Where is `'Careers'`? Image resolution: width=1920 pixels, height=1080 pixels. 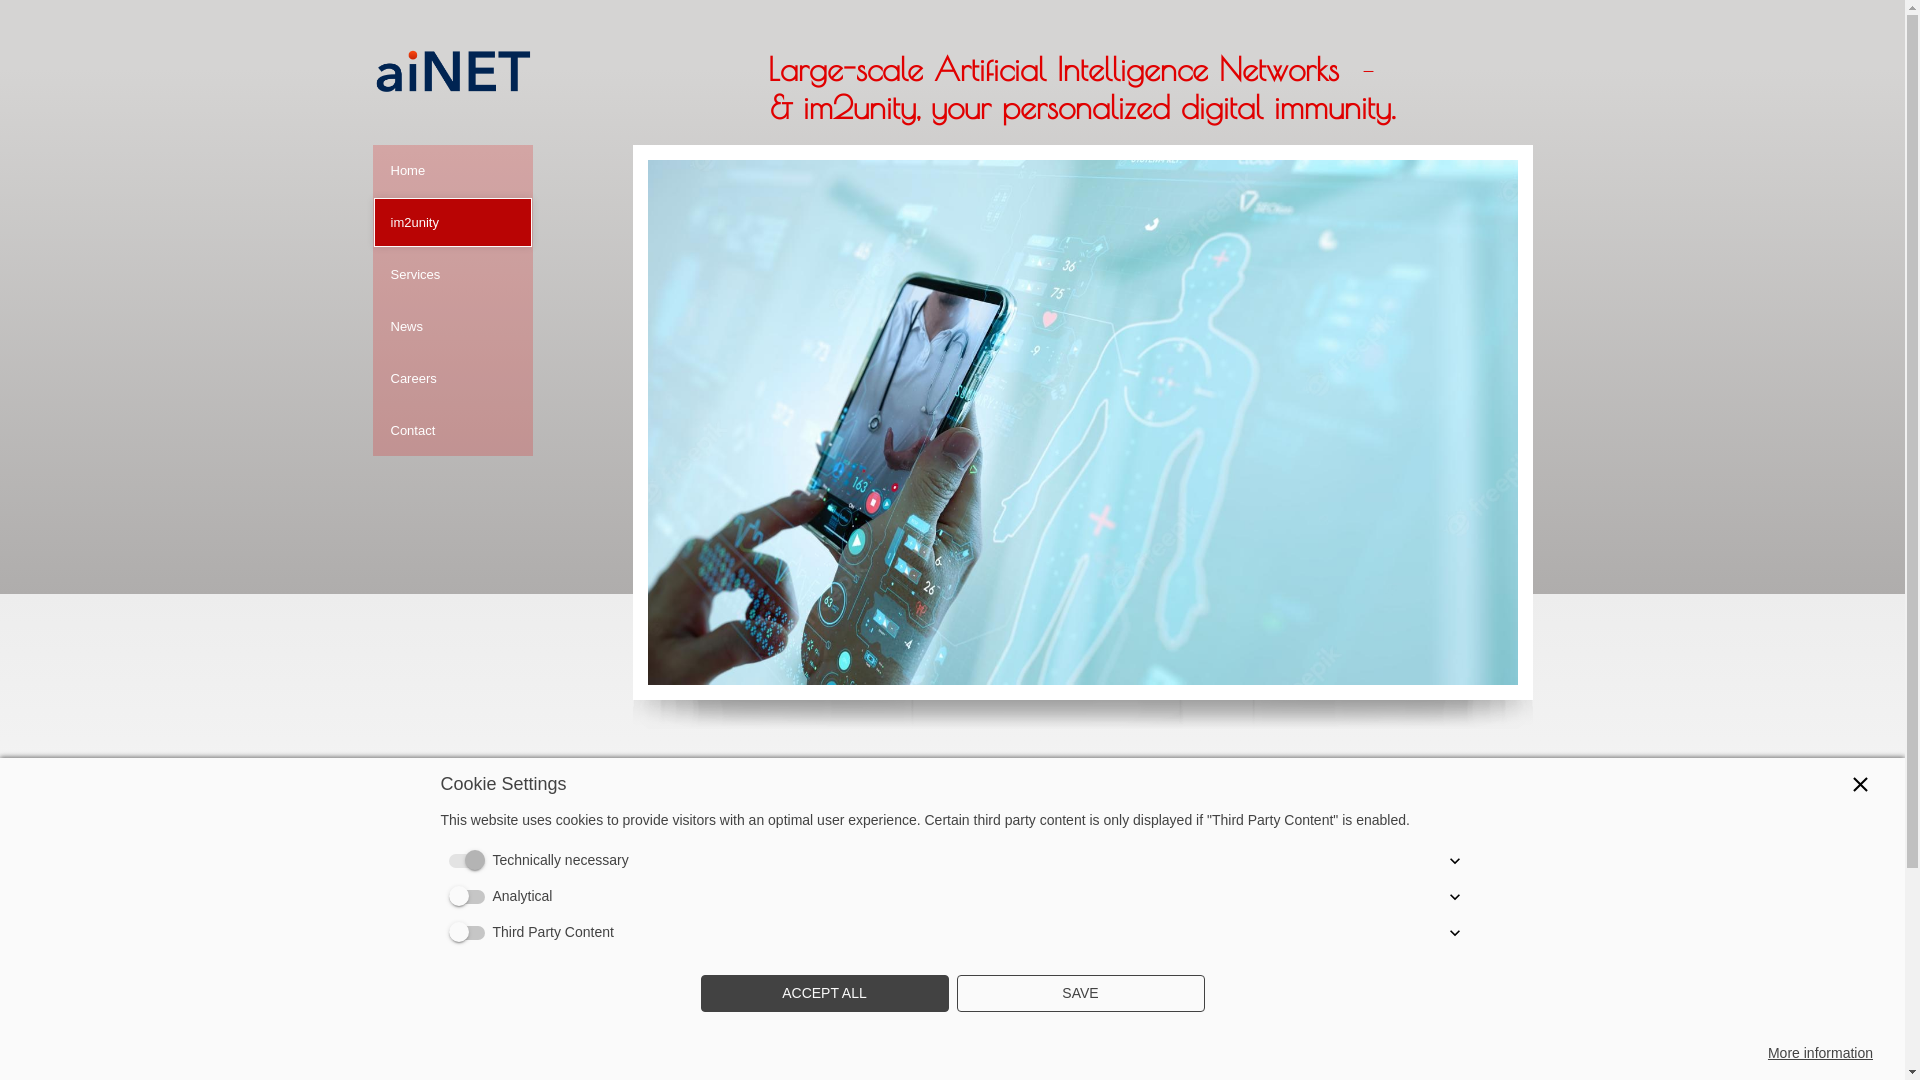
'Careers' is located at coordinates (450, 378).